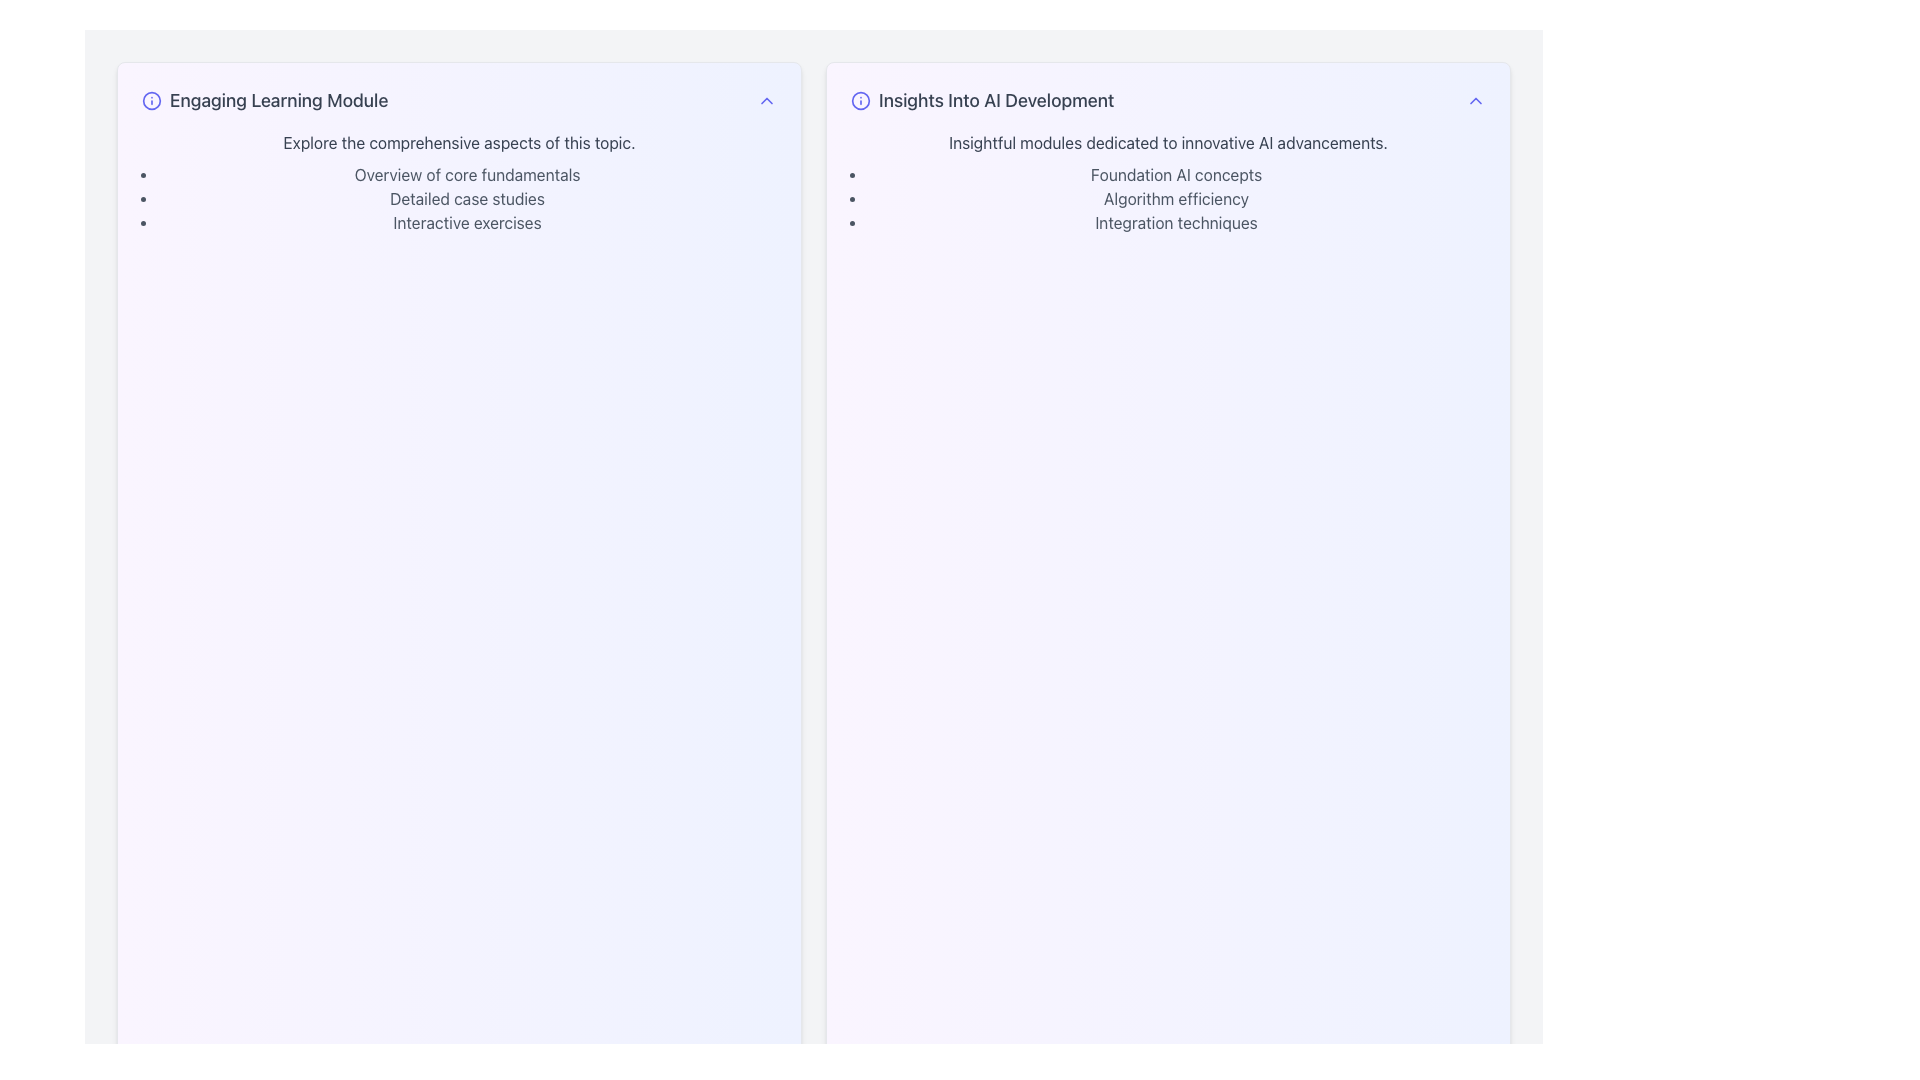 The image size is (1920, 1080). What do you see at coordinates (1168, 182) in the screenshot?
I see `text in the bulleted list located in the text block under 'Insights Into AI Development' on the right panel of the interface` at bounding box center [1168, 182].